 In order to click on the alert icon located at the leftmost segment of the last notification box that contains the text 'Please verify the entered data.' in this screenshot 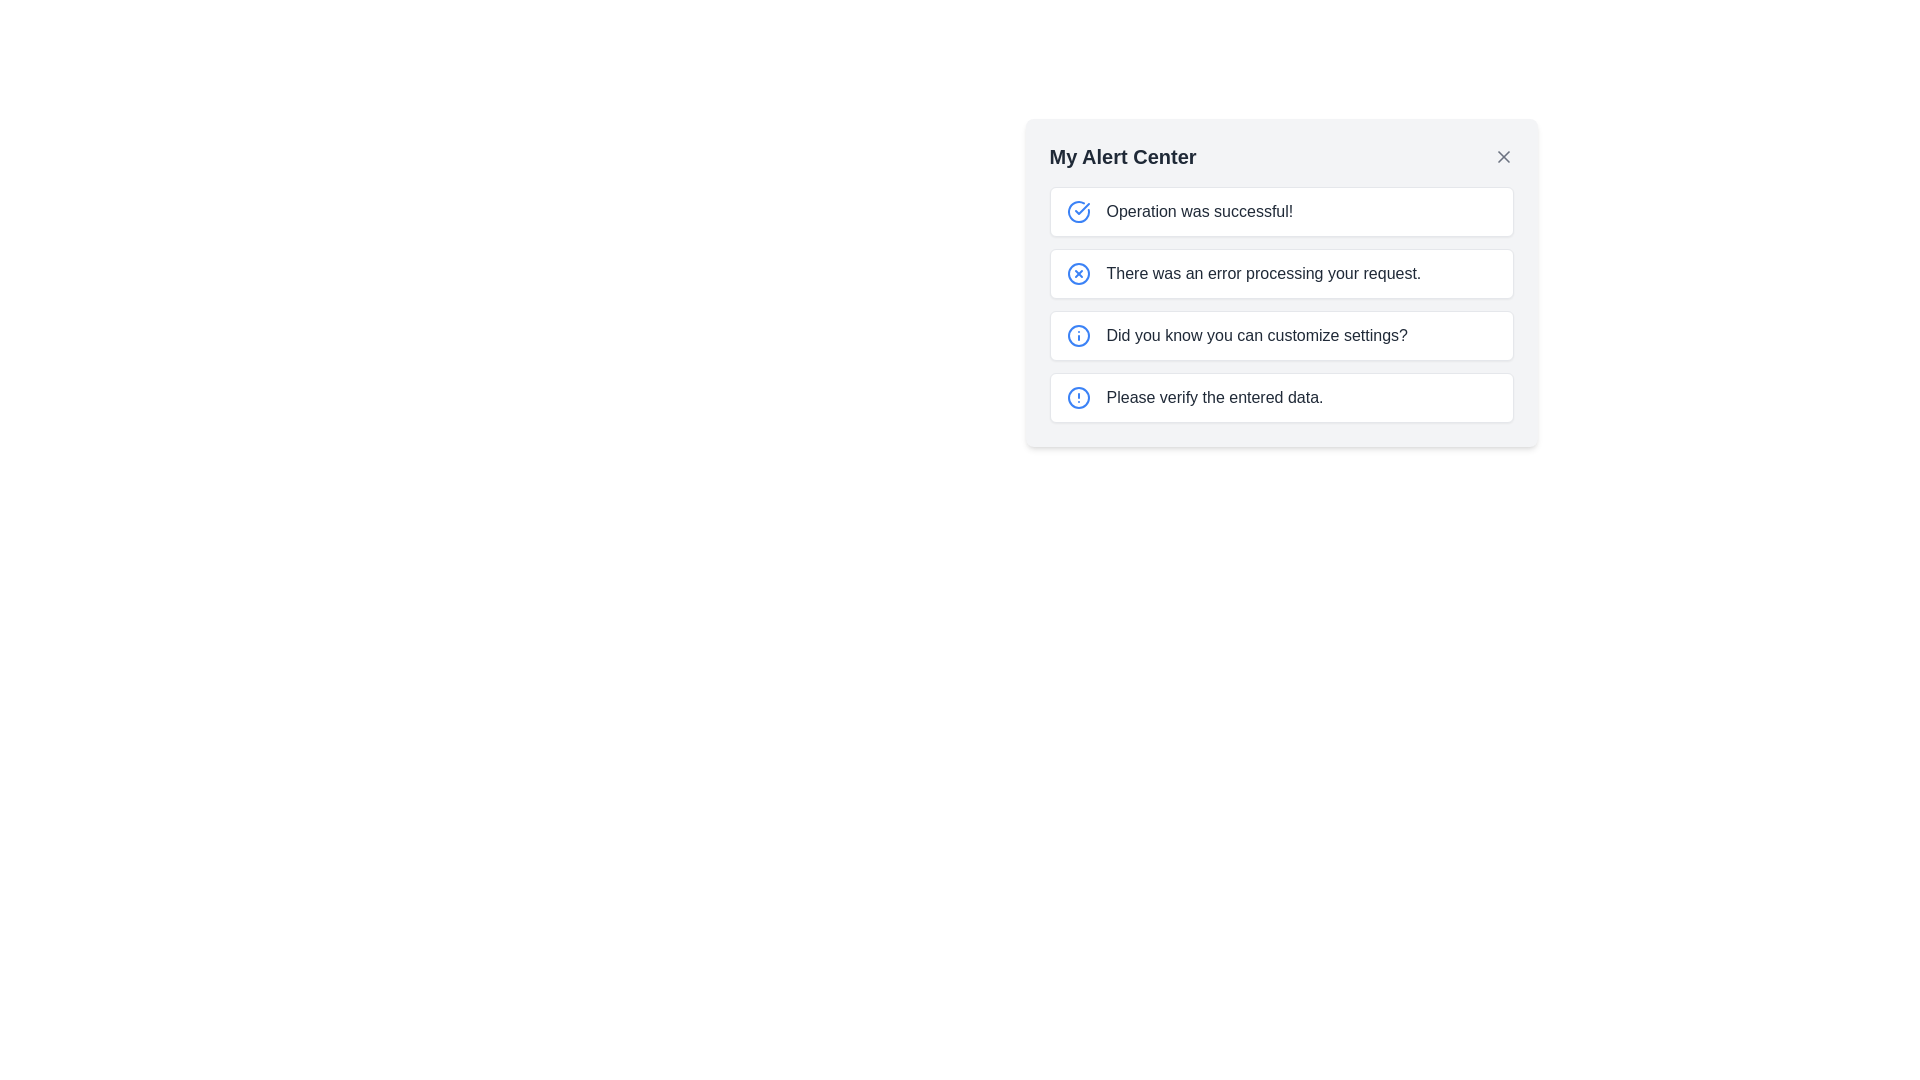, I will do `click(1077, 397)`.